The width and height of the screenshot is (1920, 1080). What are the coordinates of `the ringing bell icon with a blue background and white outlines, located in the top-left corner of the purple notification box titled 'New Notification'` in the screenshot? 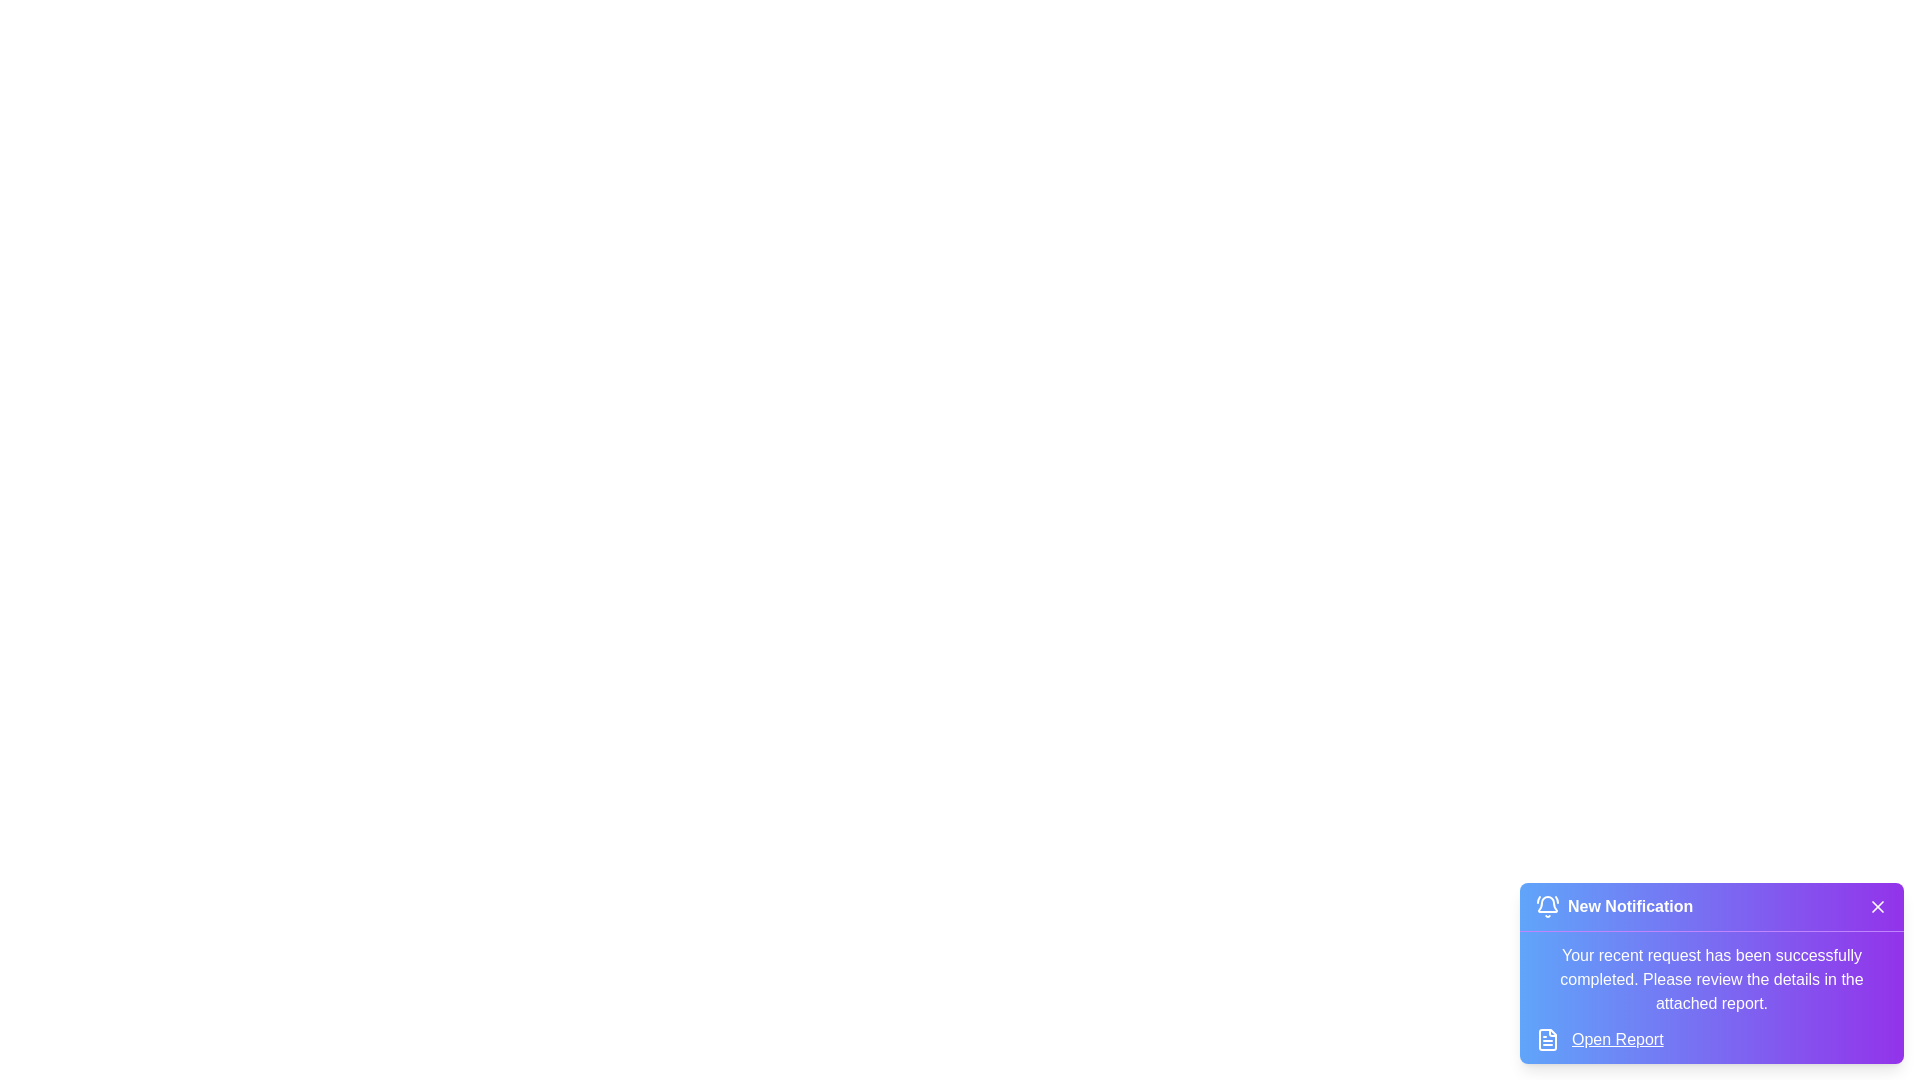 It's located at (1547, 906).